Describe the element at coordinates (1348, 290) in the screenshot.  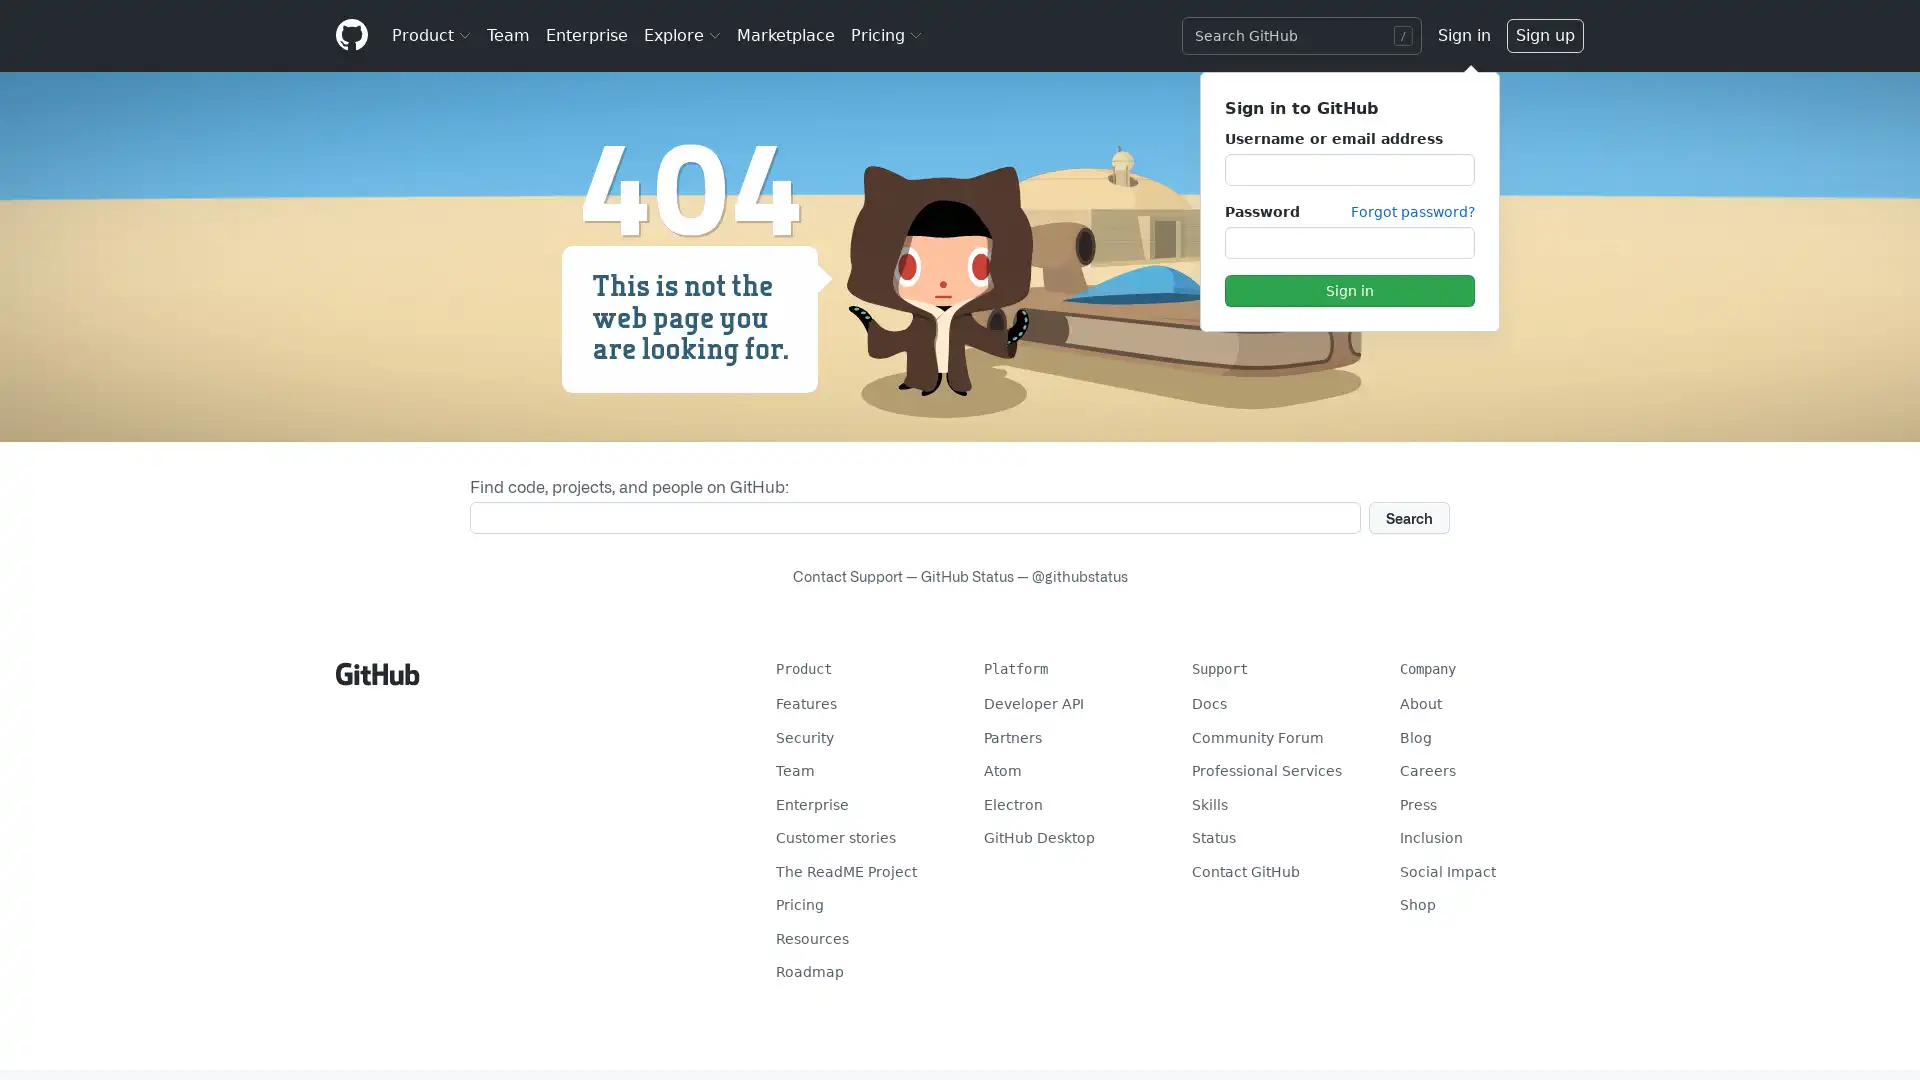
I see `Sign in` at that location.